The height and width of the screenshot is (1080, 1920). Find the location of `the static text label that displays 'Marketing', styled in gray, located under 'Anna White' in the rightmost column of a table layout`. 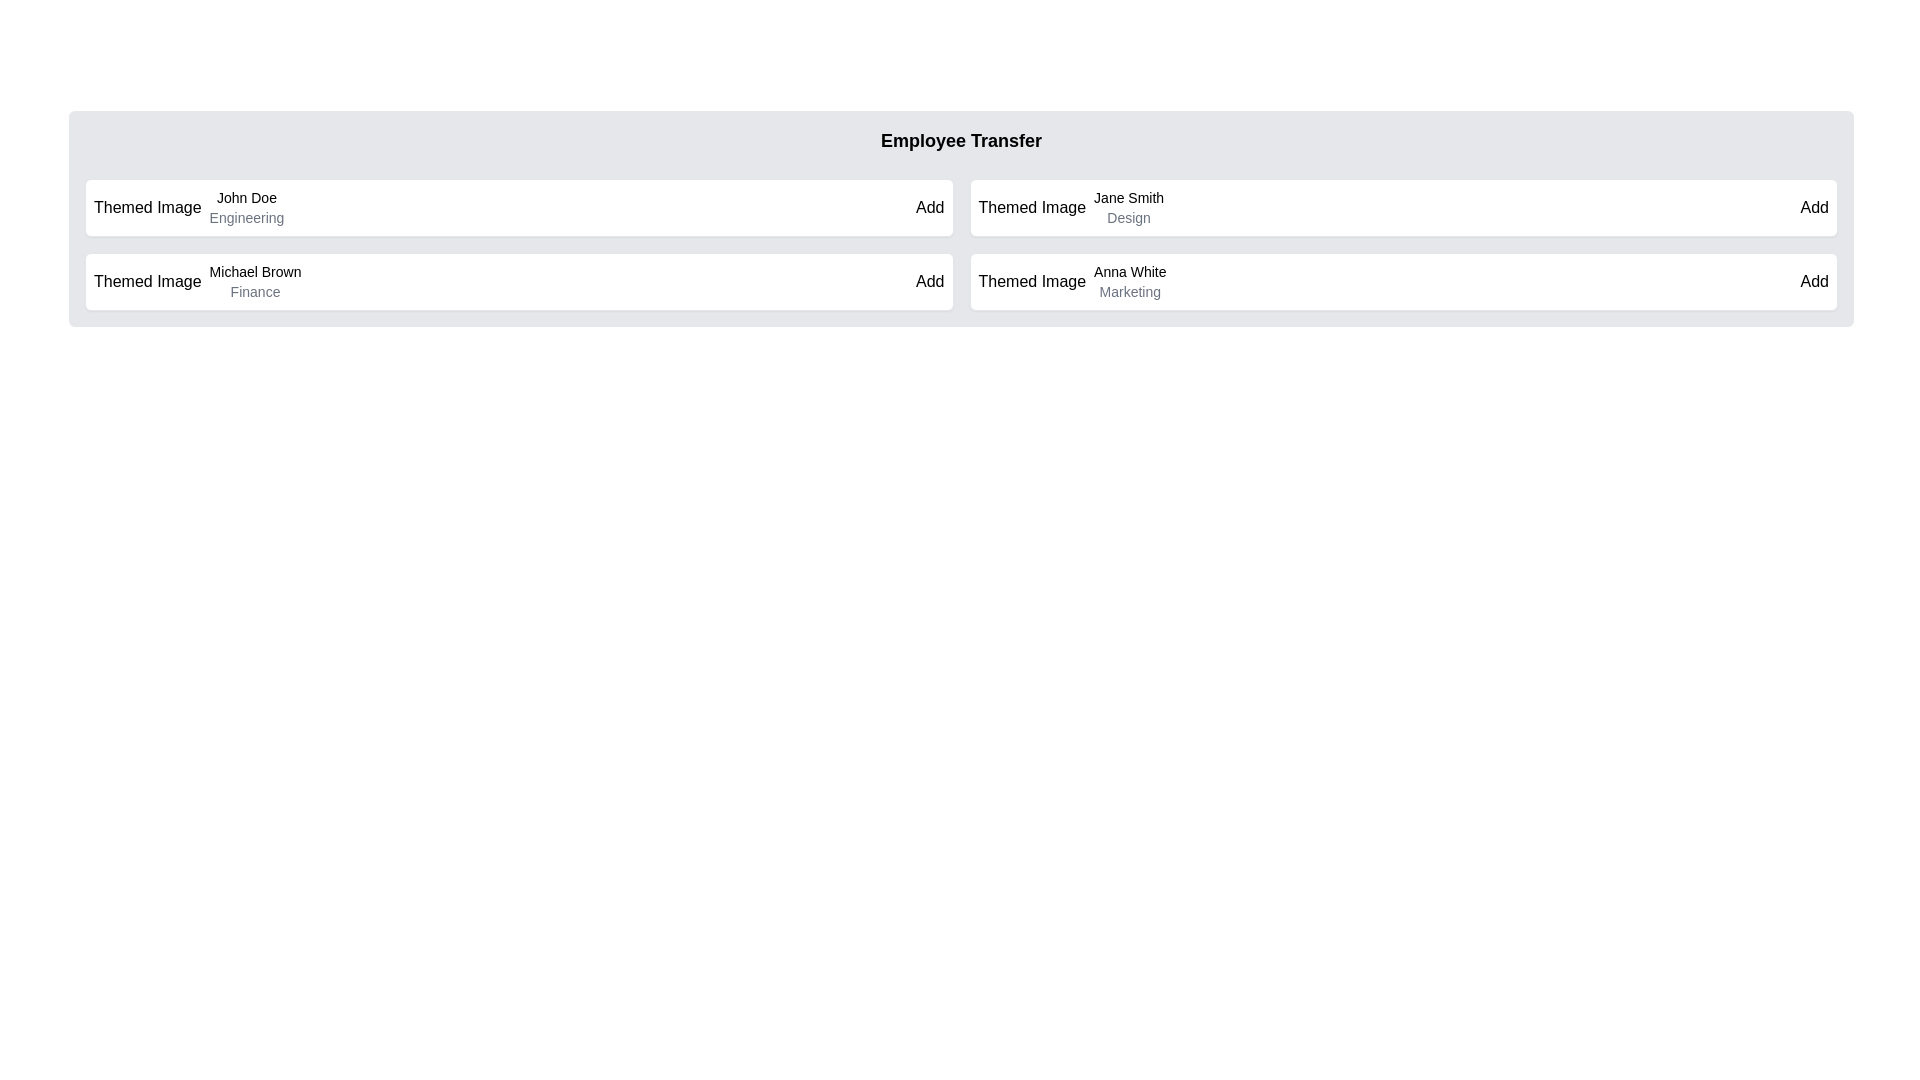

the static text label that displays 'Marketing', styled in gray, located under 'Anna White' in the rightmost column of a table layout is located at coordinates (1130, 292).